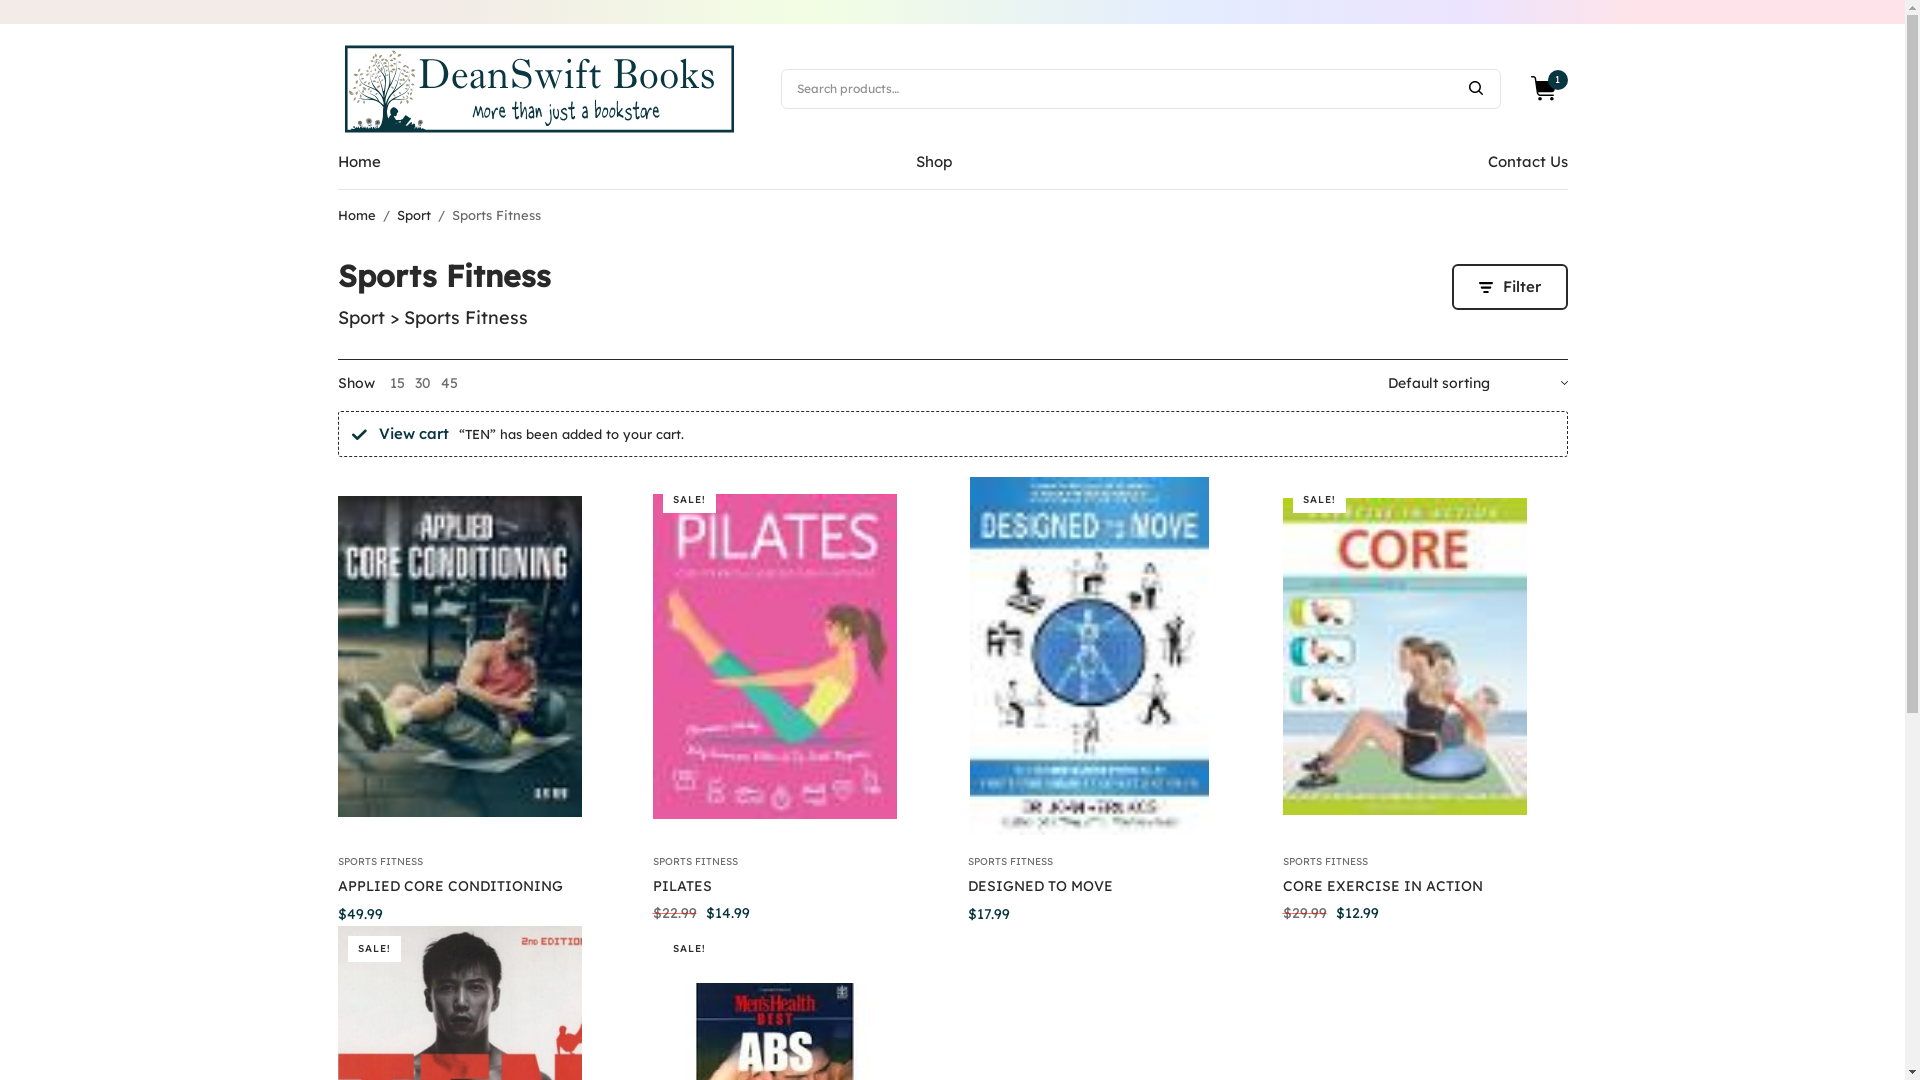  I want to click on 'SPORTS FITNESS', so click(694, 860).